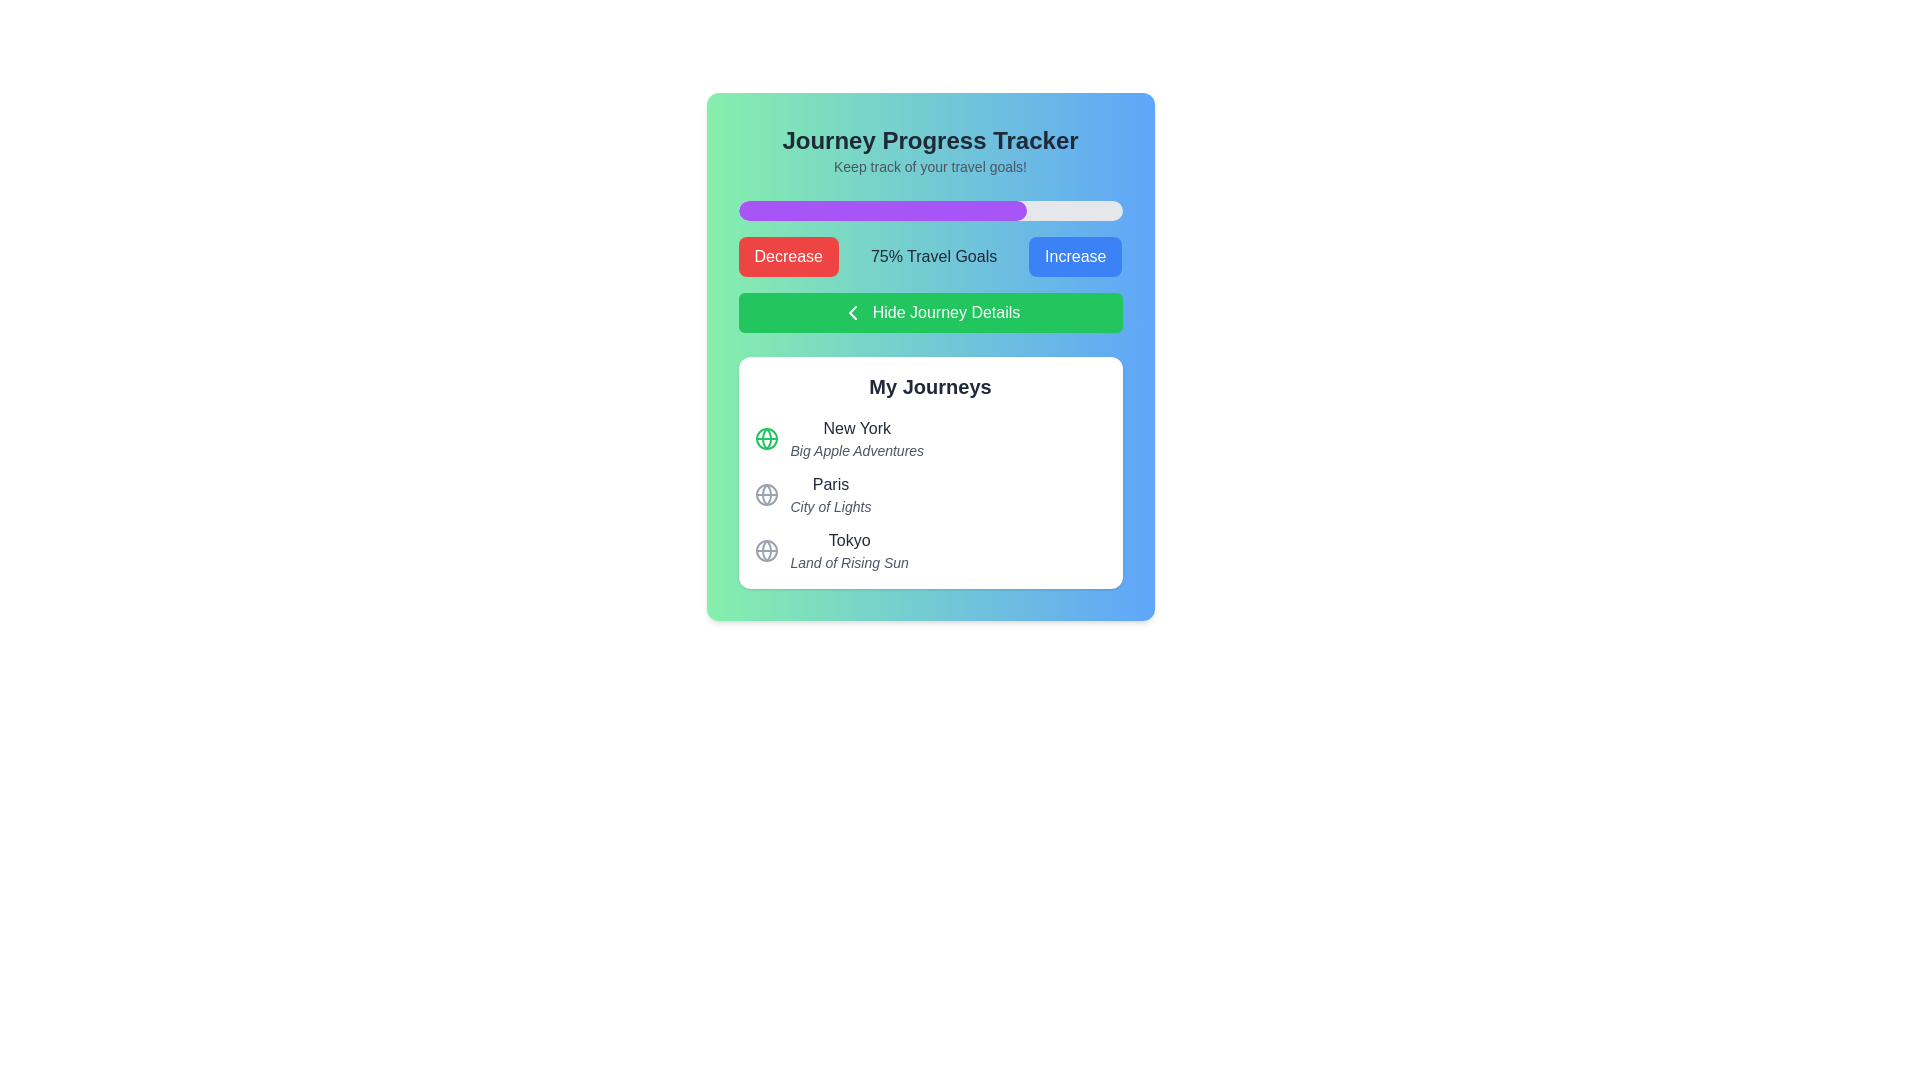  Describe the element at coordinates (929, 149) in the screenshot. I see `the header text display that provides context about tracking travel goals, located at the top of a card-like UI component` at that location.